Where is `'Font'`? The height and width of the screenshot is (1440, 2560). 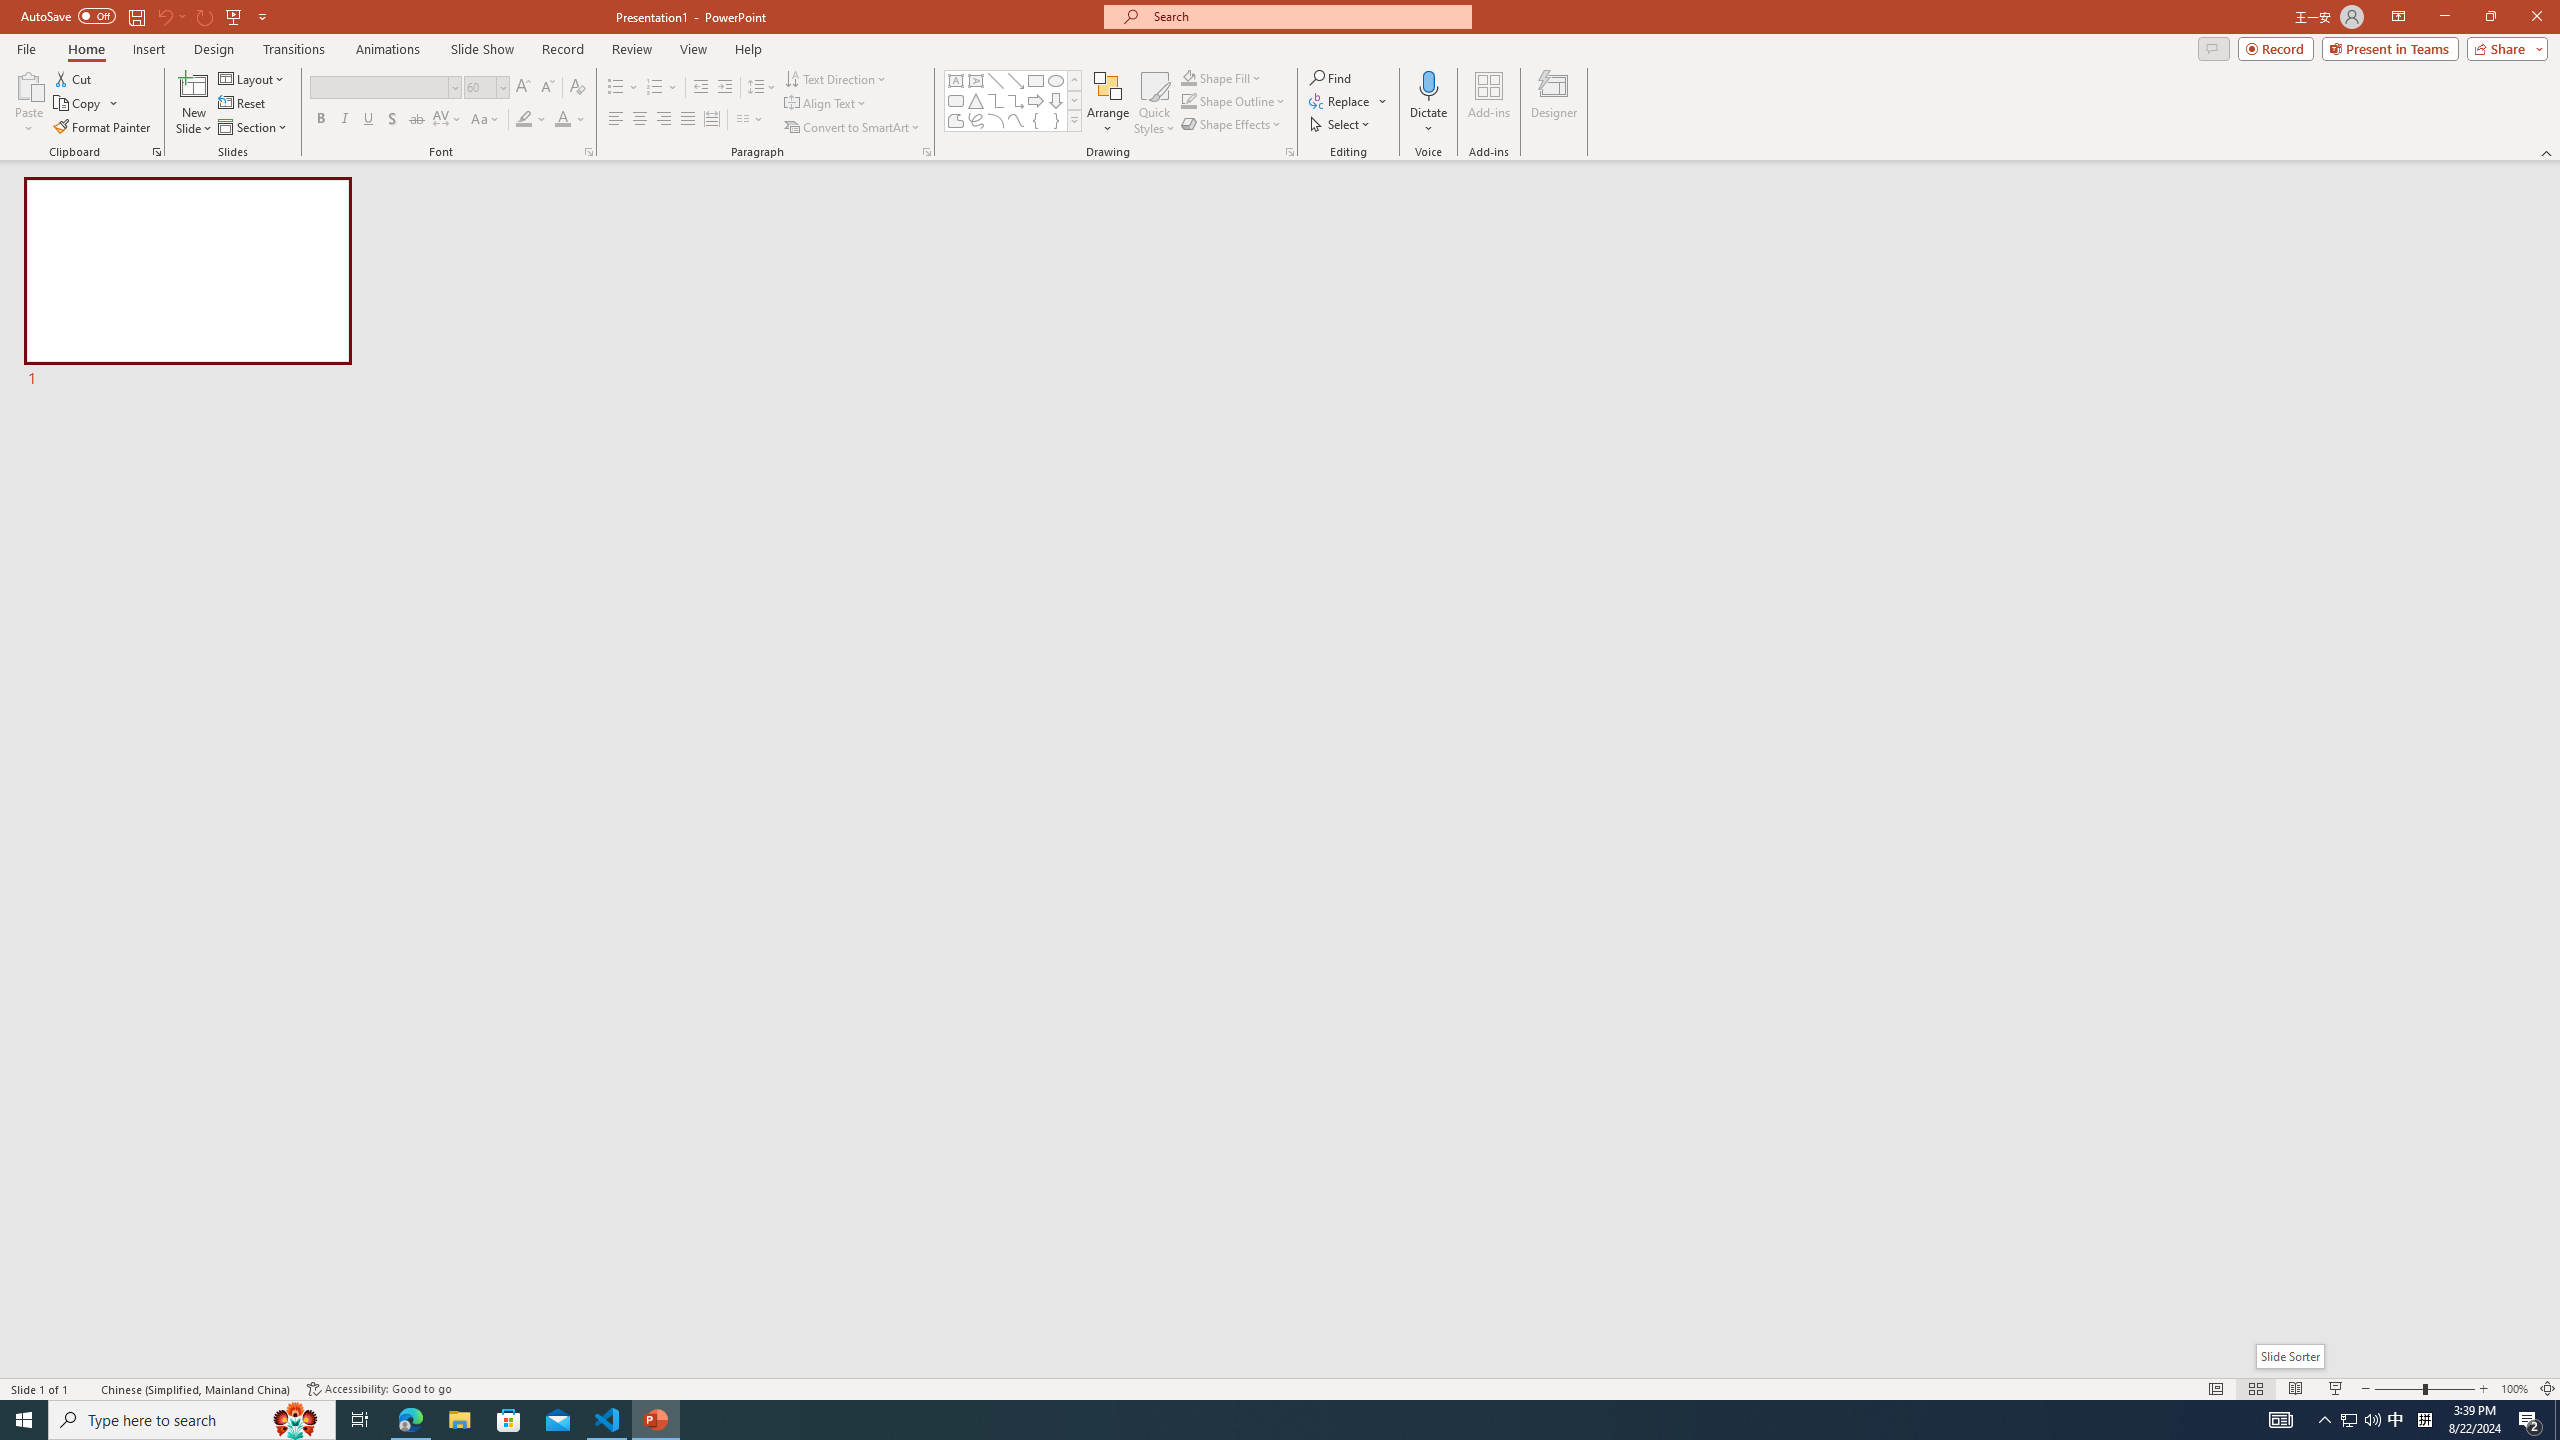
'Font' is located at coordinates (384, 87).